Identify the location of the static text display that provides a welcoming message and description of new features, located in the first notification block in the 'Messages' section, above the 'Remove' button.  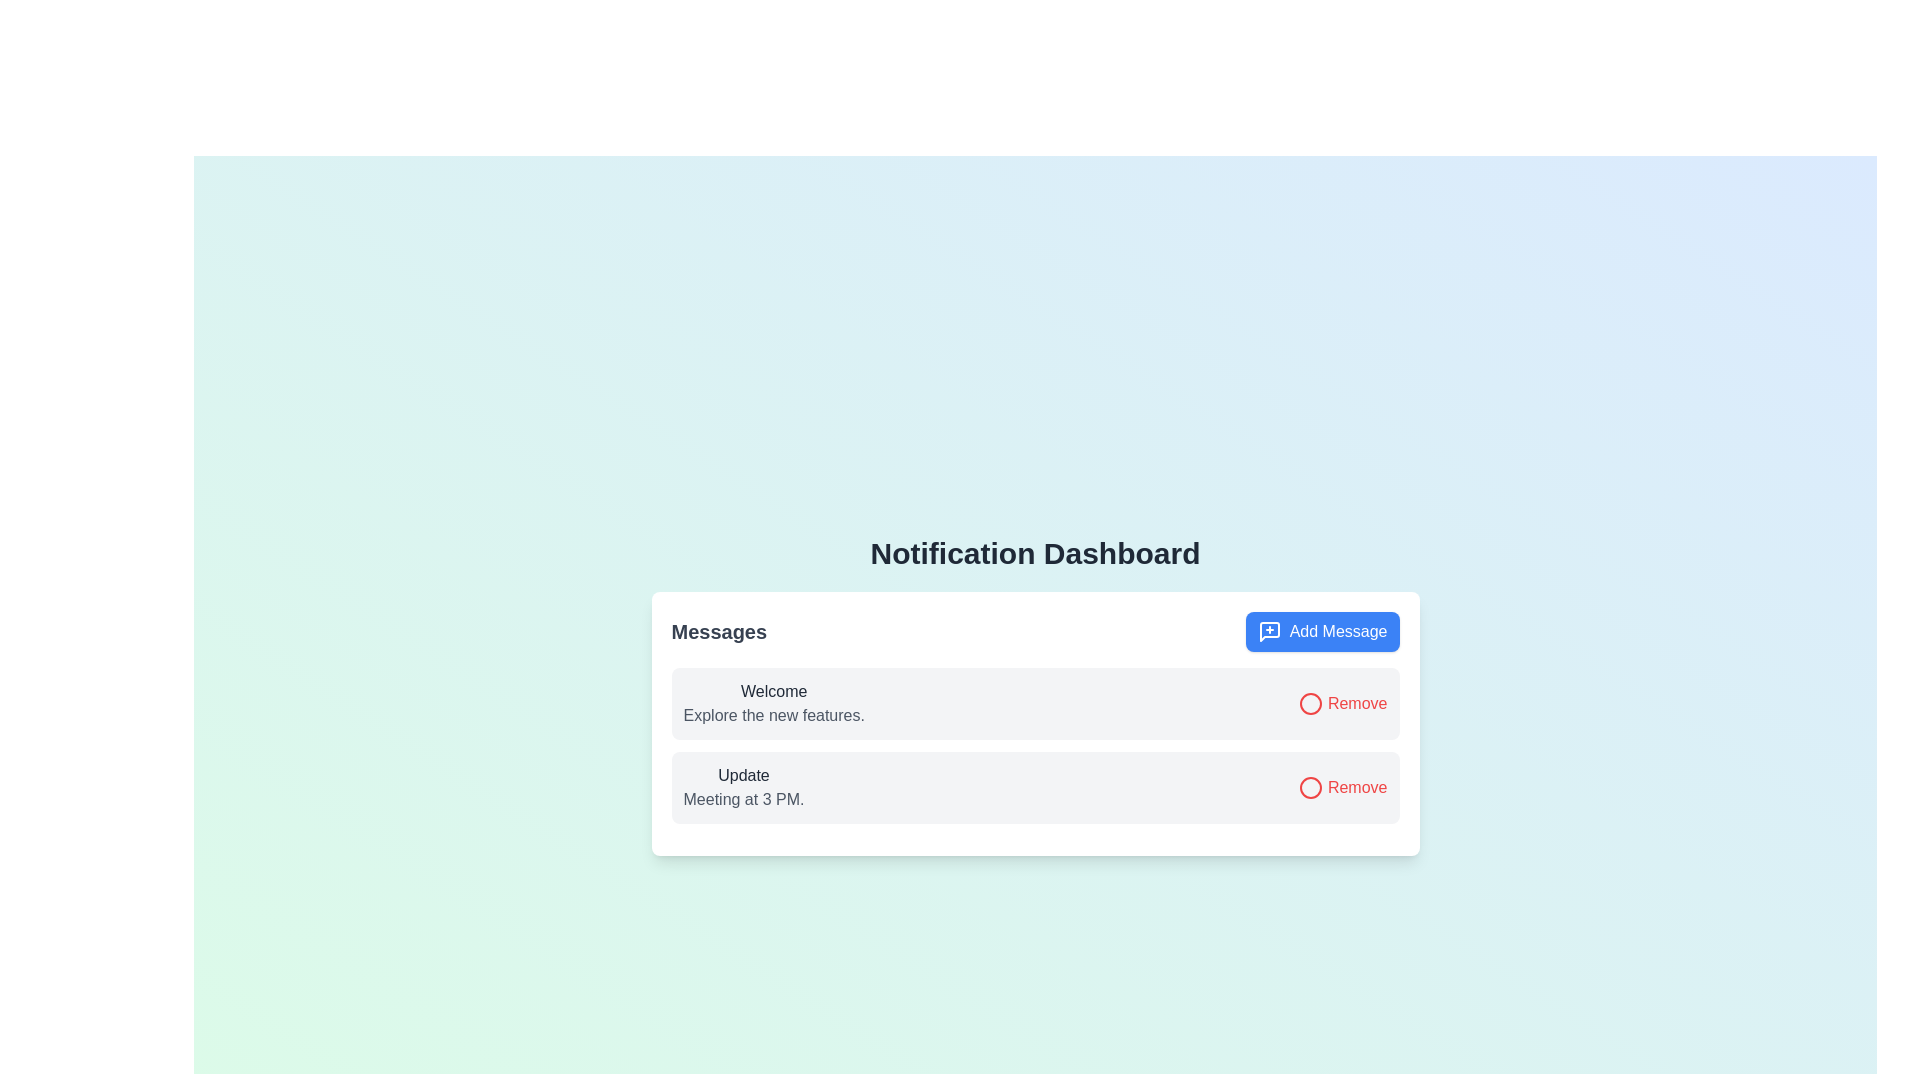
(773, 703).